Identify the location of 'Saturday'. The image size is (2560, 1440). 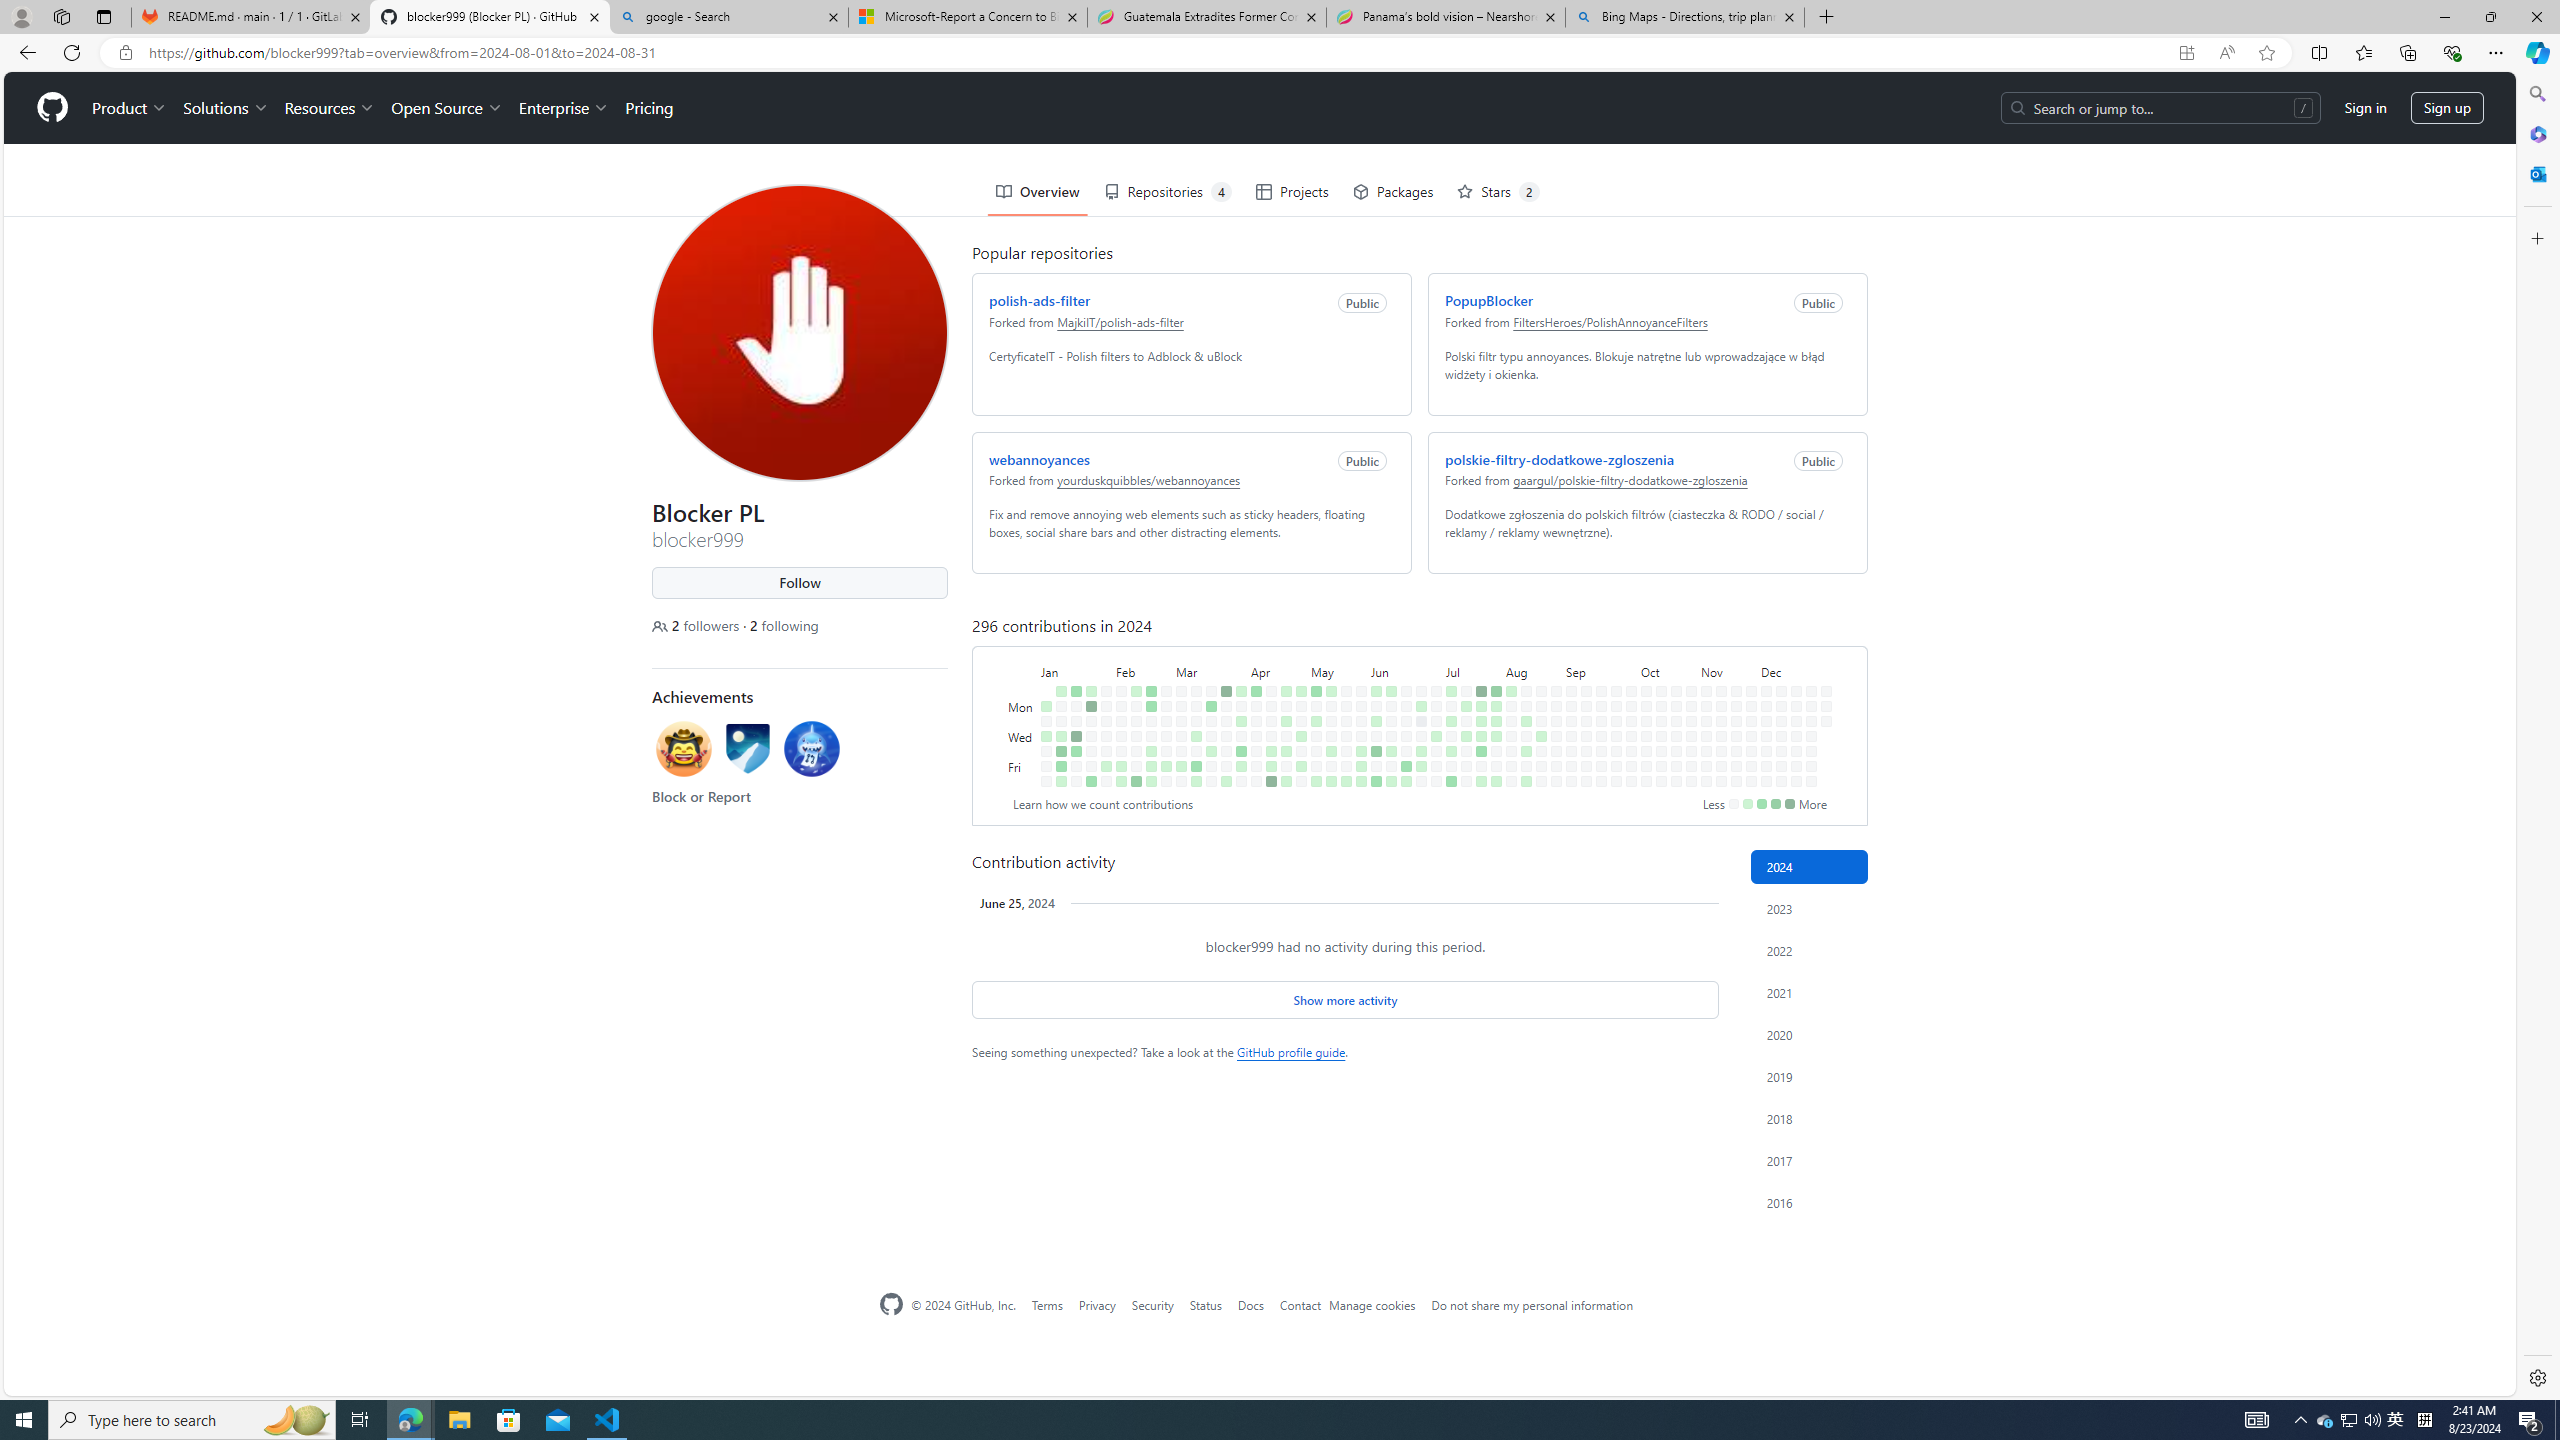
(1022, 781).